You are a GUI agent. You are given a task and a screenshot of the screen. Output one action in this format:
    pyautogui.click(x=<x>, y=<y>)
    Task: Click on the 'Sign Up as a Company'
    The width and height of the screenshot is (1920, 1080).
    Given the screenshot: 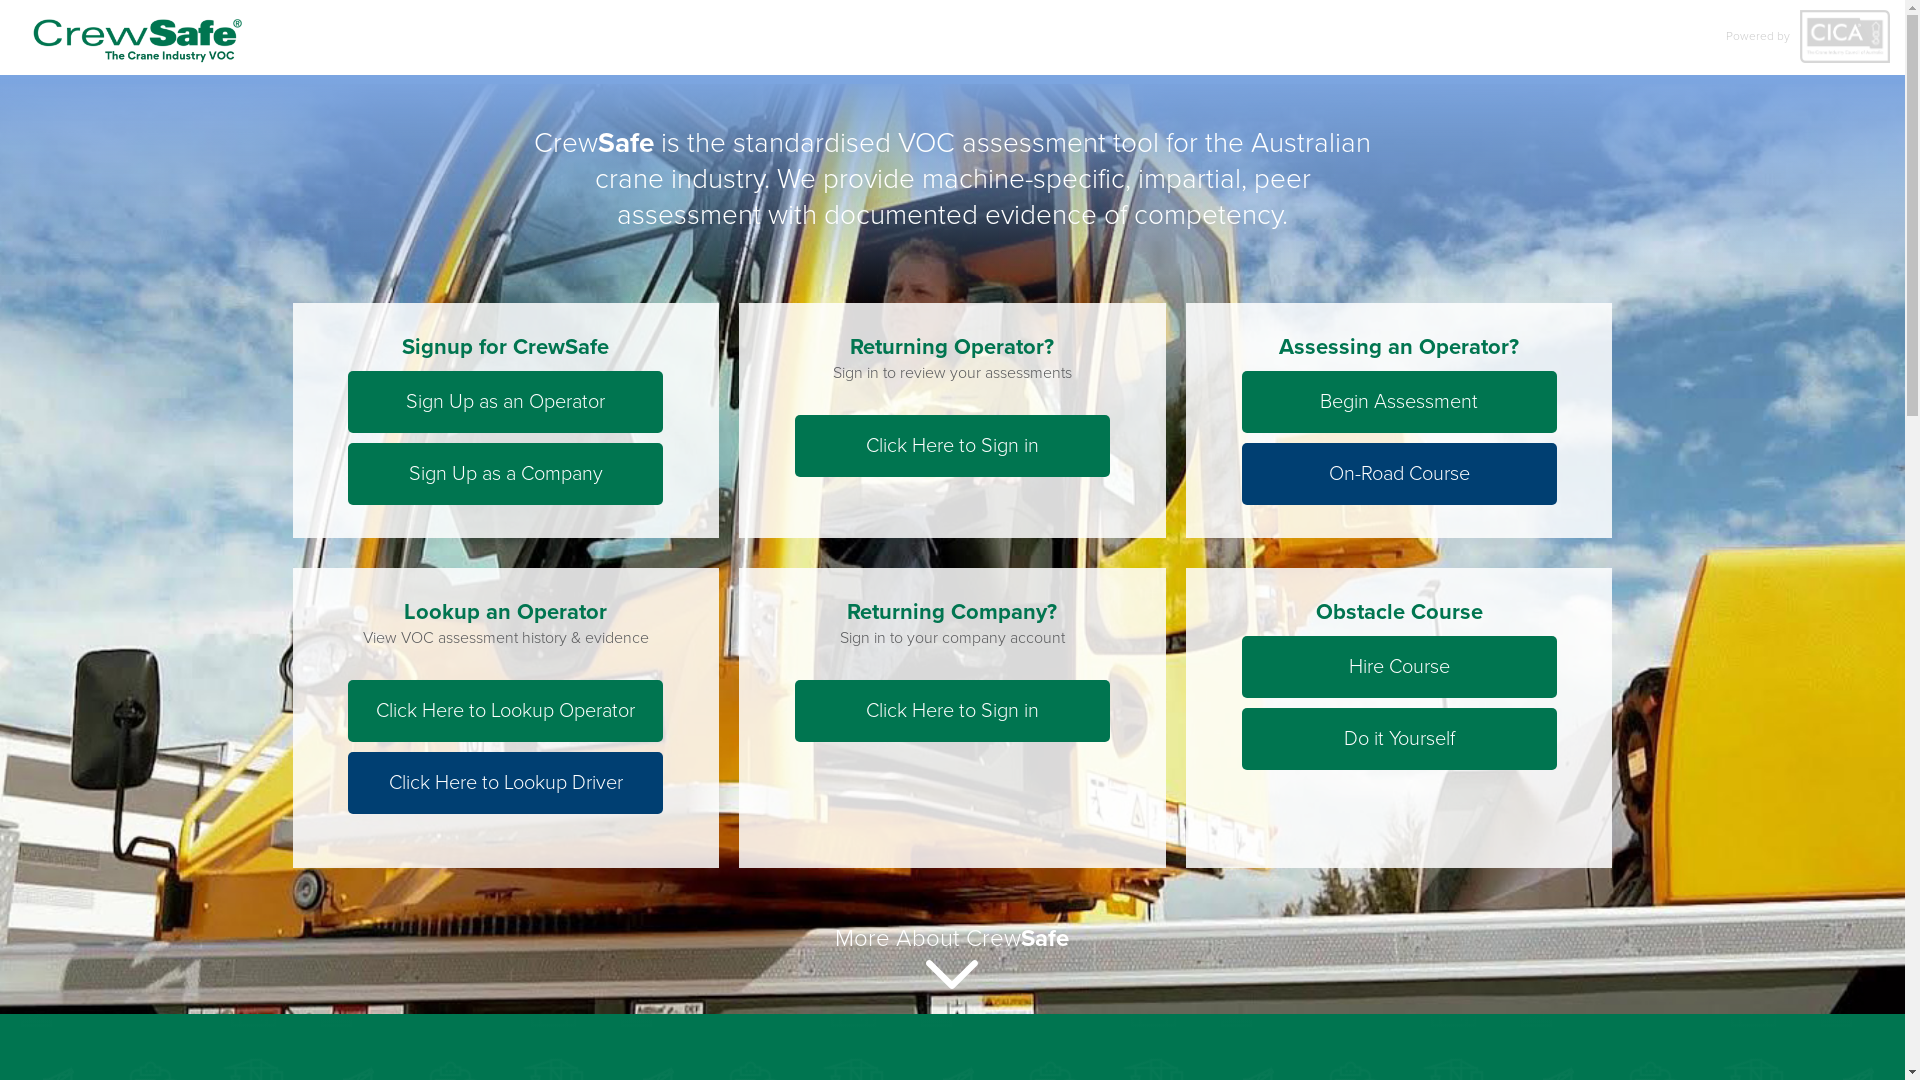 What is the action you would take?
    pyautogui.click(x=505, y=474)
    